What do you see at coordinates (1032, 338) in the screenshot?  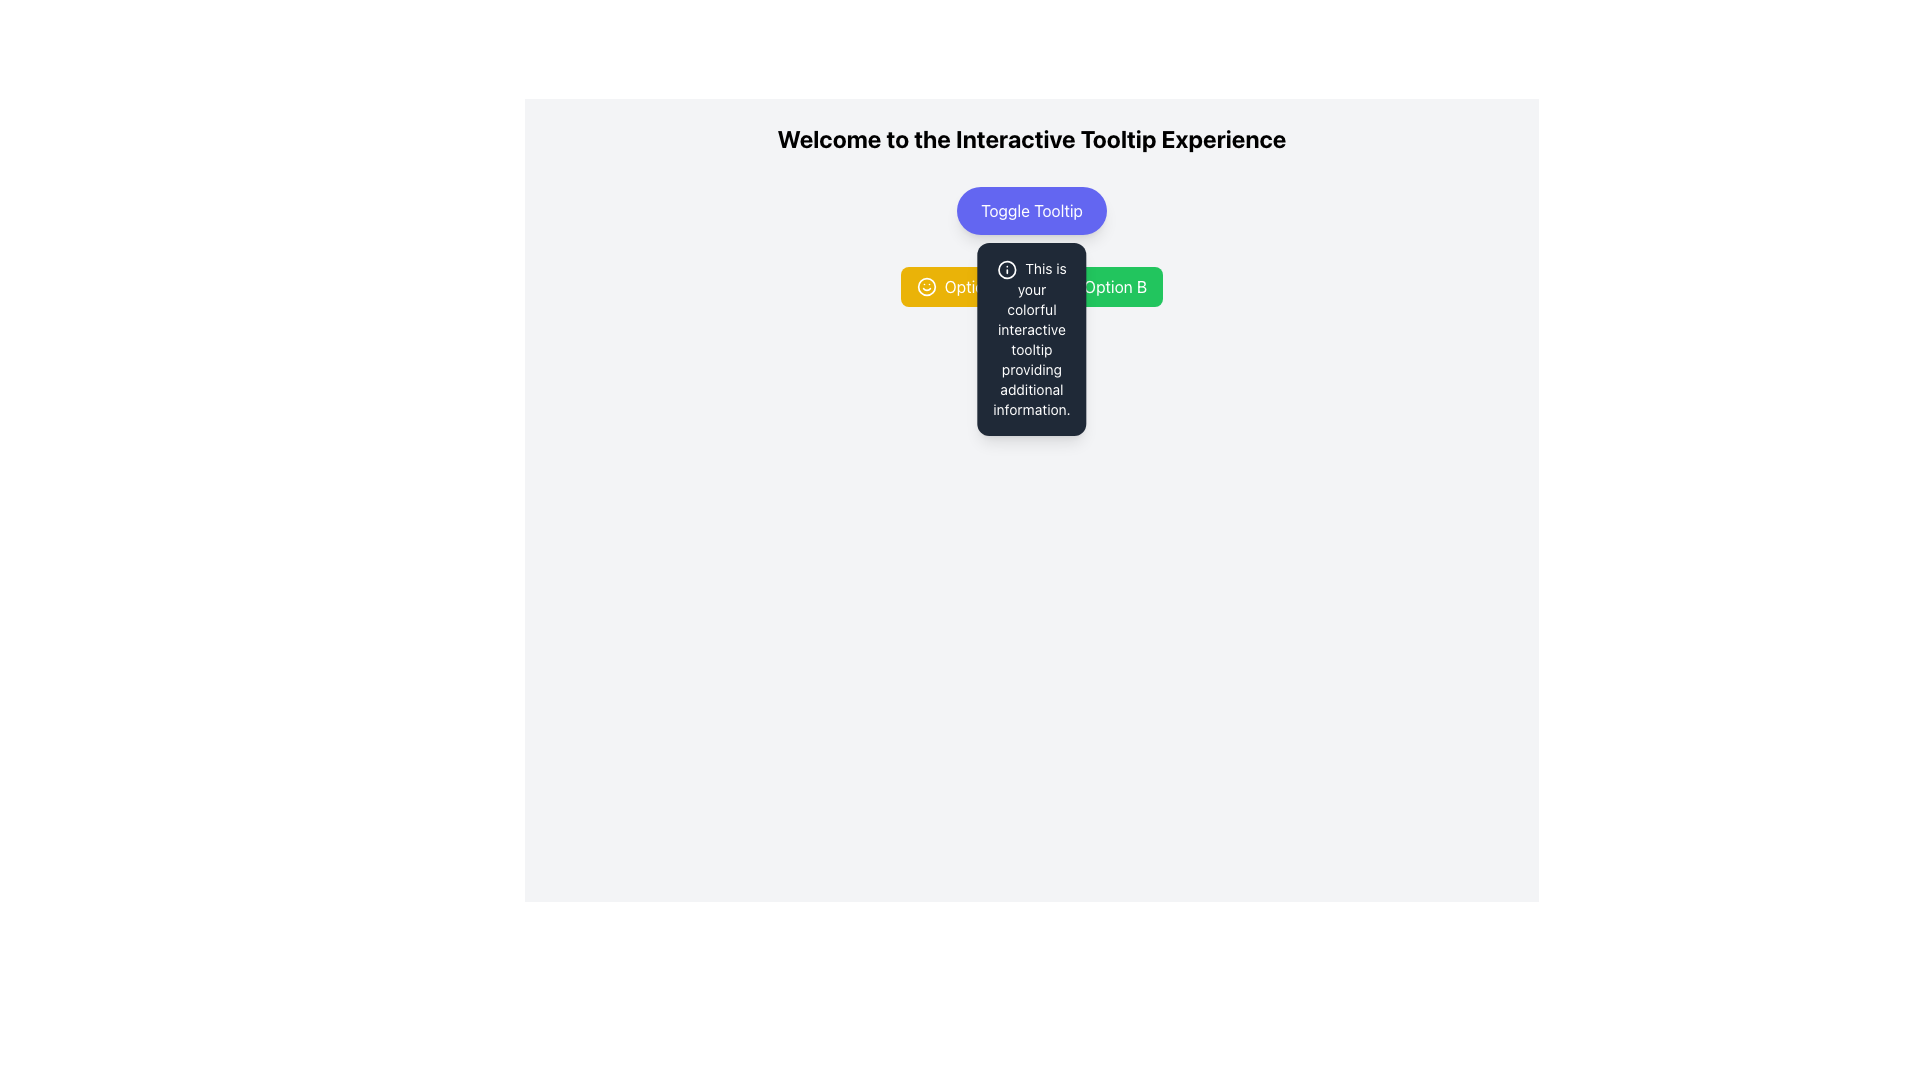 I see `the rectangular tooltip with a dark background and white text that appears below the 'Toggle Tooltip' button` at bounding box center [1032, 338].